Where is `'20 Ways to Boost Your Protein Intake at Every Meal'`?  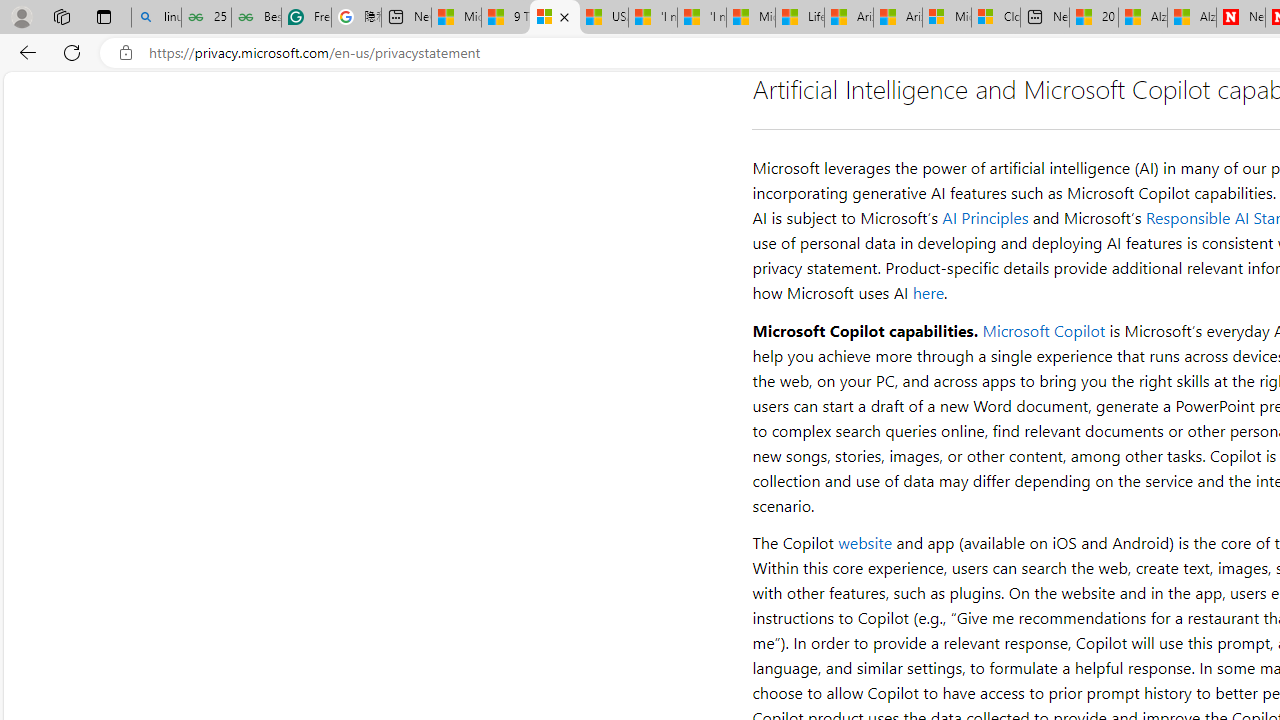 '20 Ways to Boost Your Protein Intake at Every Meal' is located at coordinates (1092, 17).